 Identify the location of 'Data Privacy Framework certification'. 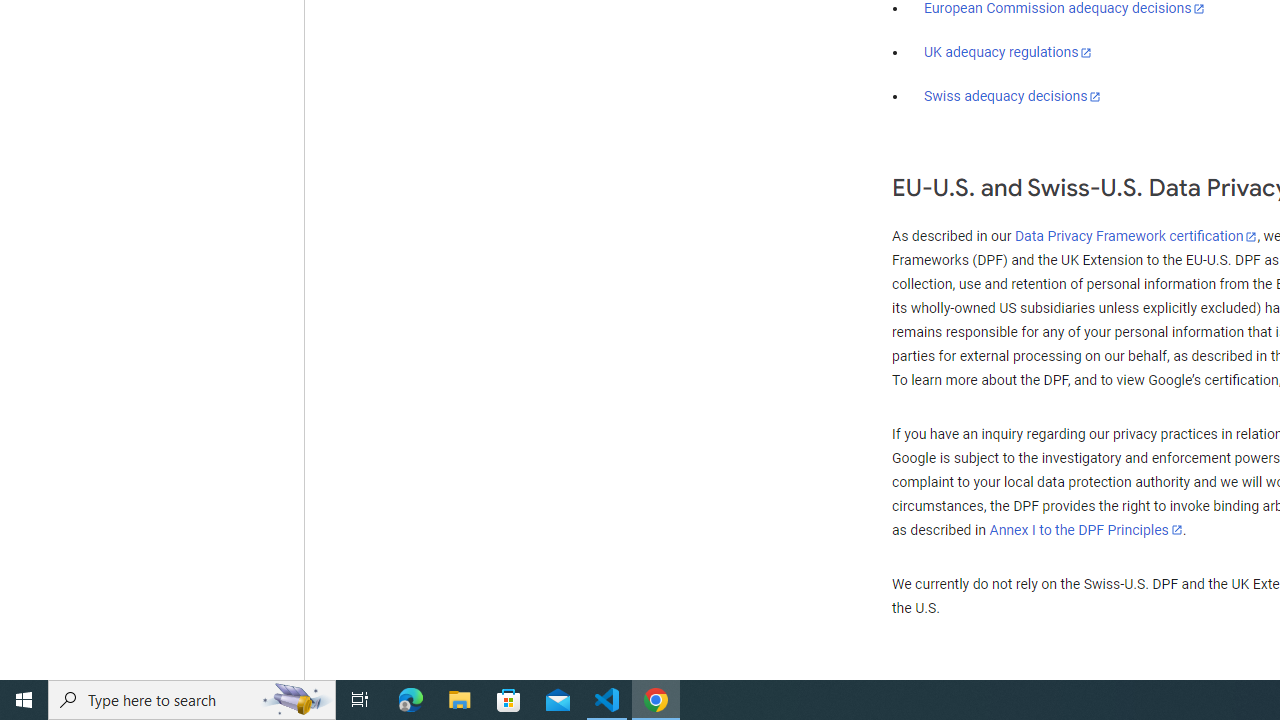
(1136, 236).